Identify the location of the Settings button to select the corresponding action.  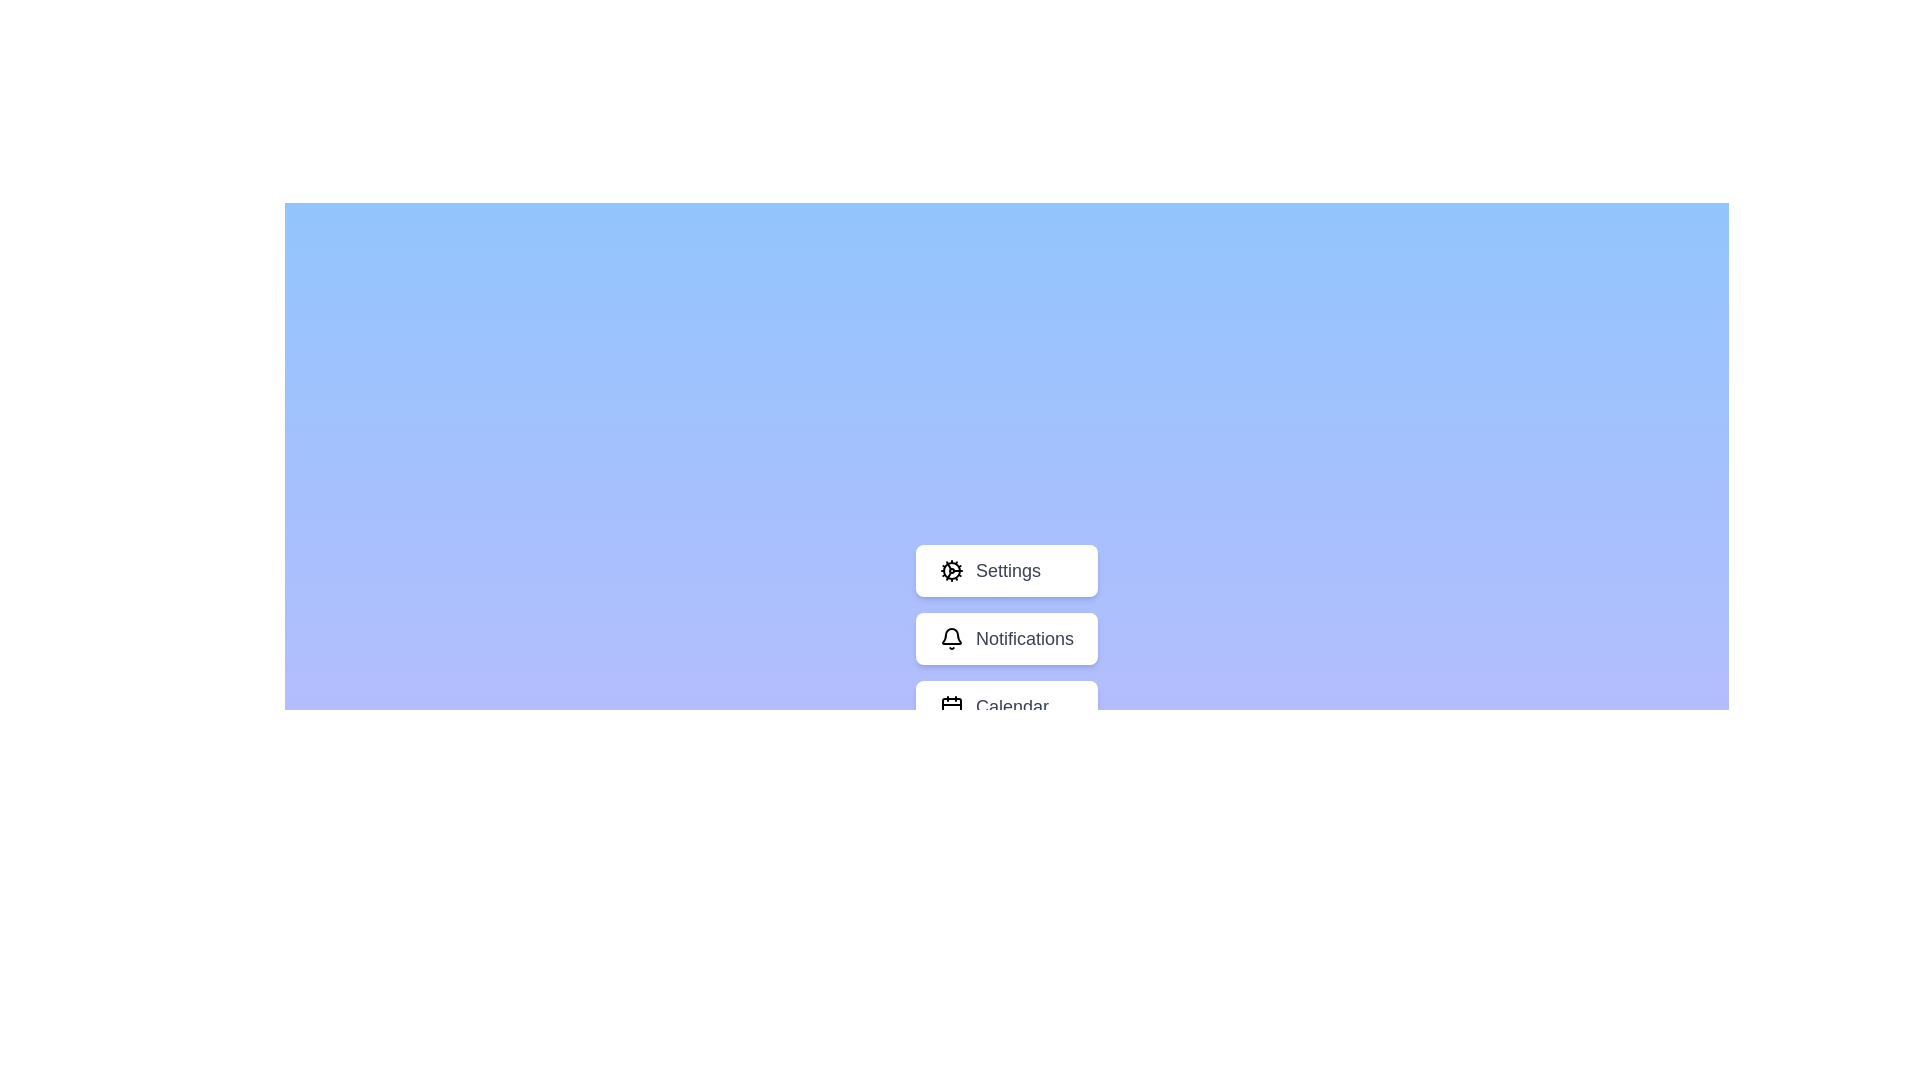
(1007, 570).